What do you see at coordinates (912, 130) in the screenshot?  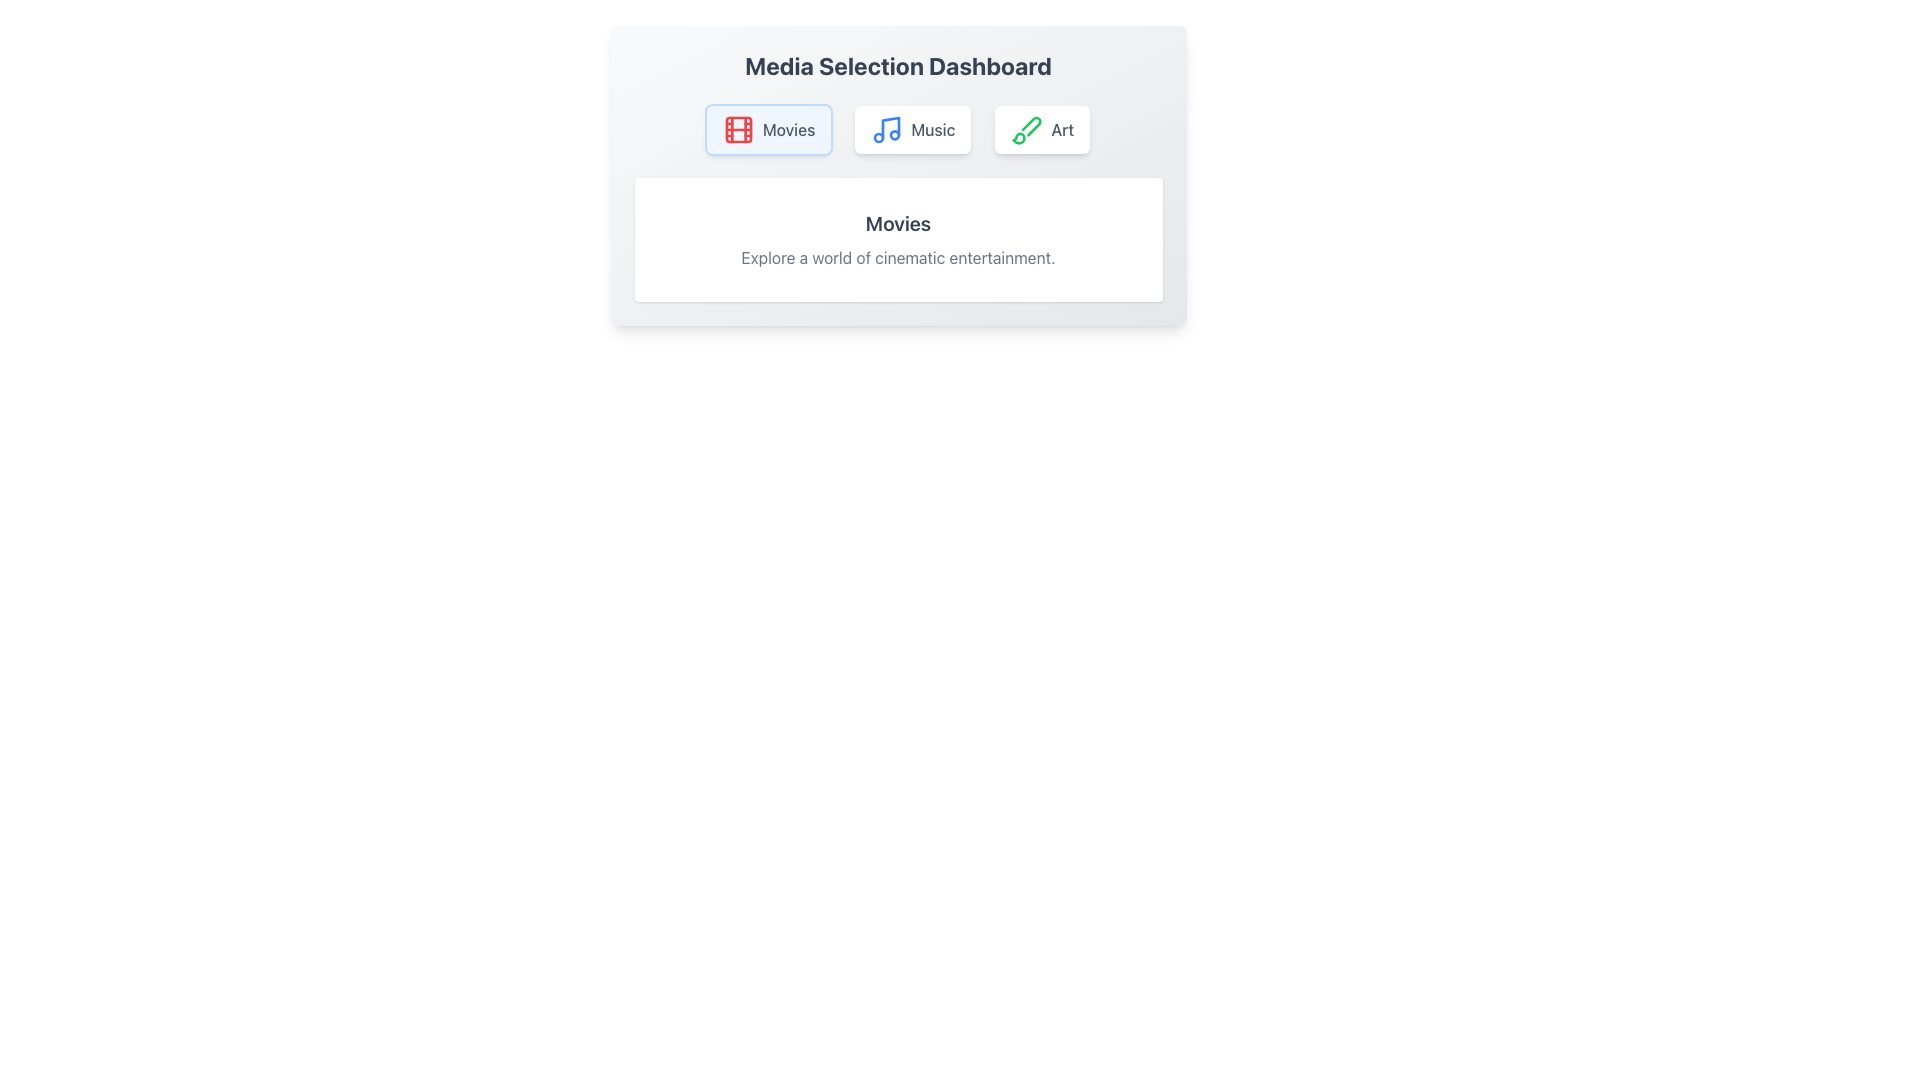 I see `the Music button, which is the second button in a row of three buttons labeled 'Movies', 'Music', and 'Art'` at bounding box center [912, 130].